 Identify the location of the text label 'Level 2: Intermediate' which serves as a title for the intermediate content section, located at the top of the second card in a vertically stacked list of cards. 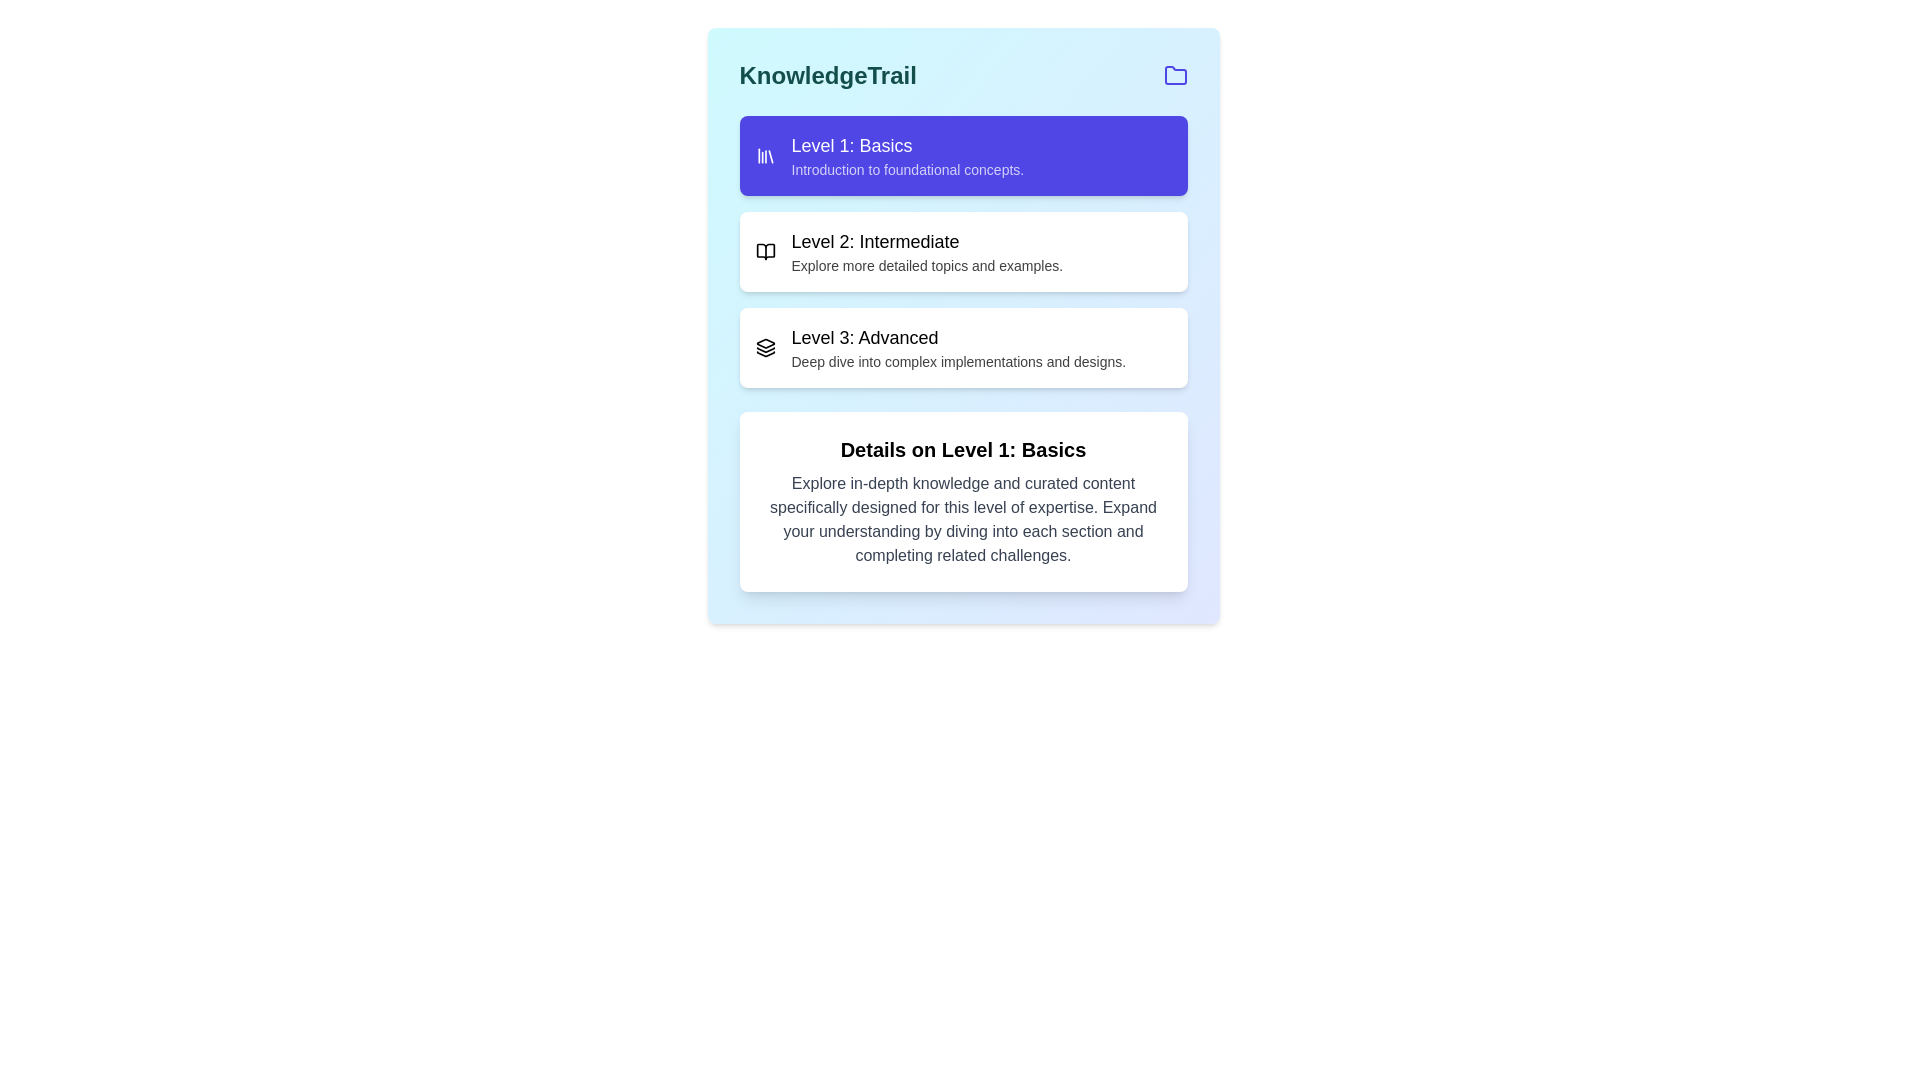
(926, 241).